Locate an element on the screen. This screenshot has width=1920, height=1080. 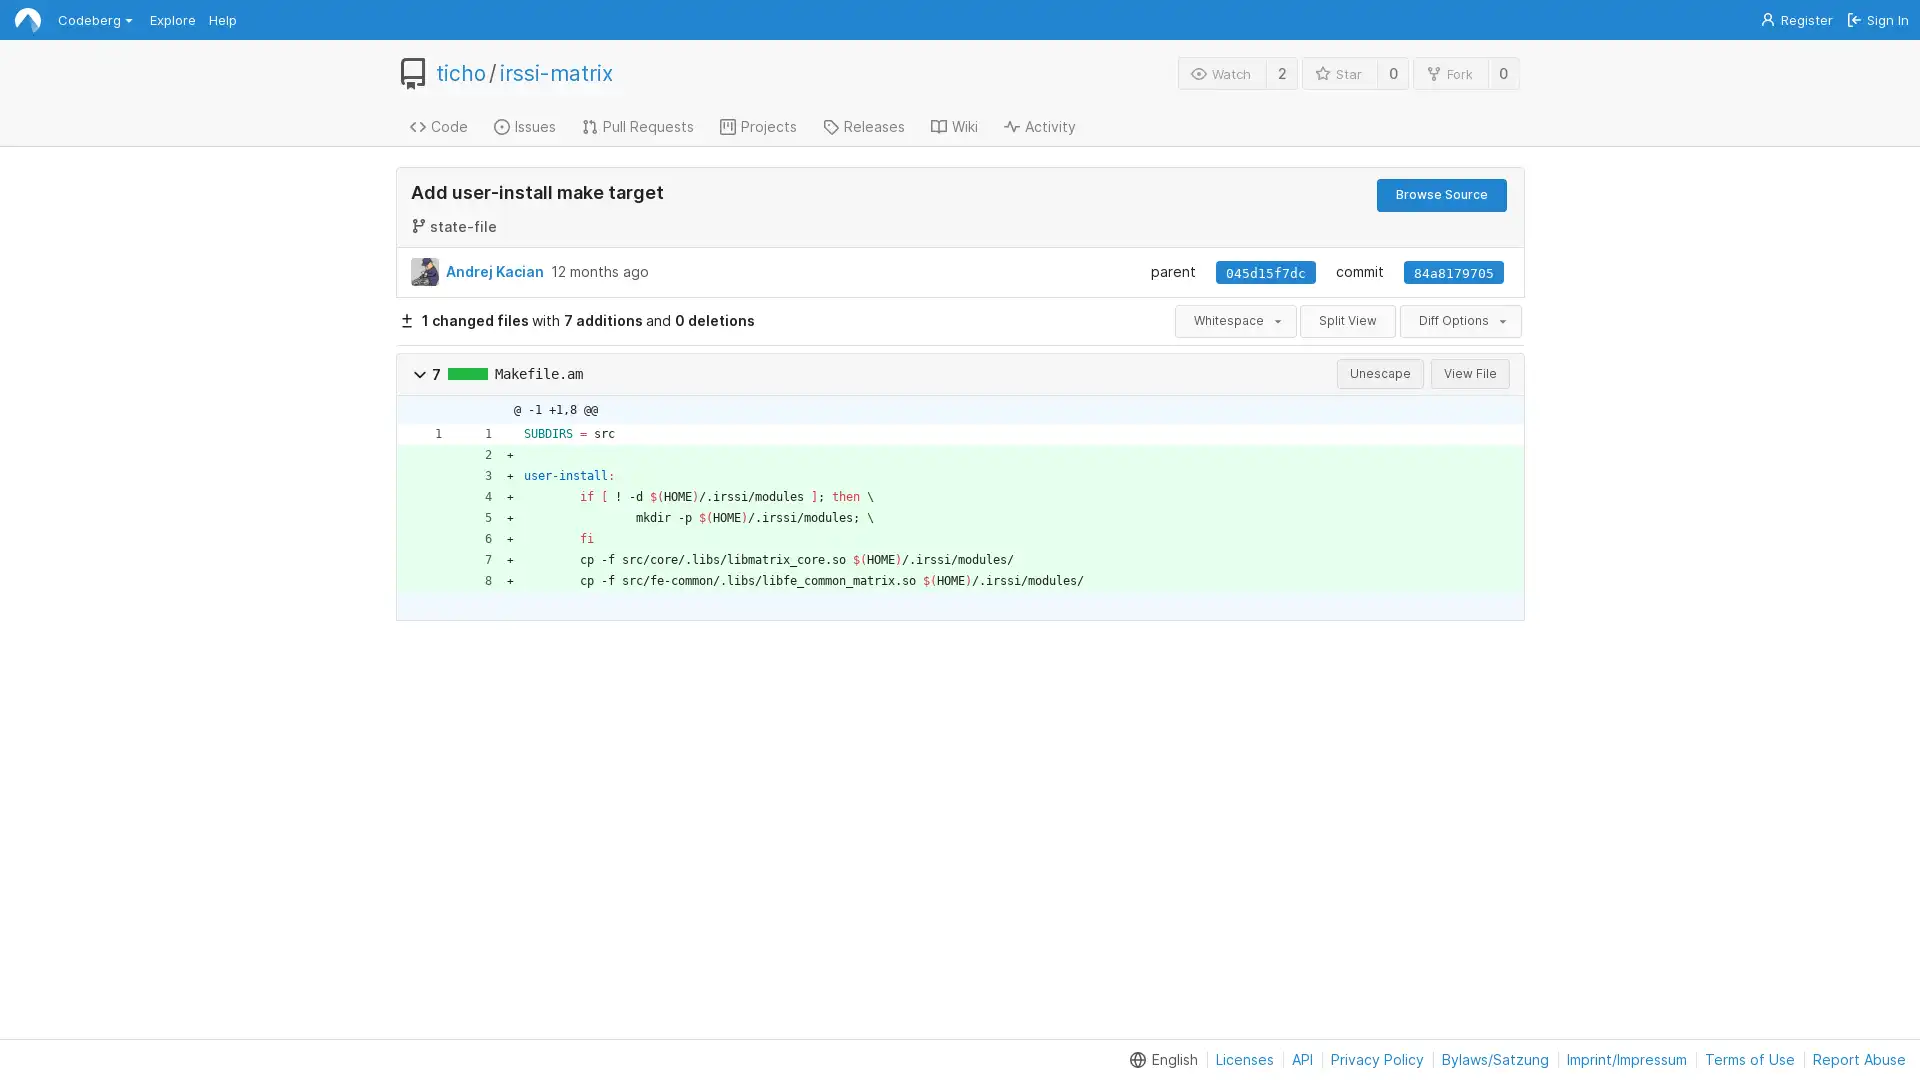
Watch is located at coordinates (1221, 72).